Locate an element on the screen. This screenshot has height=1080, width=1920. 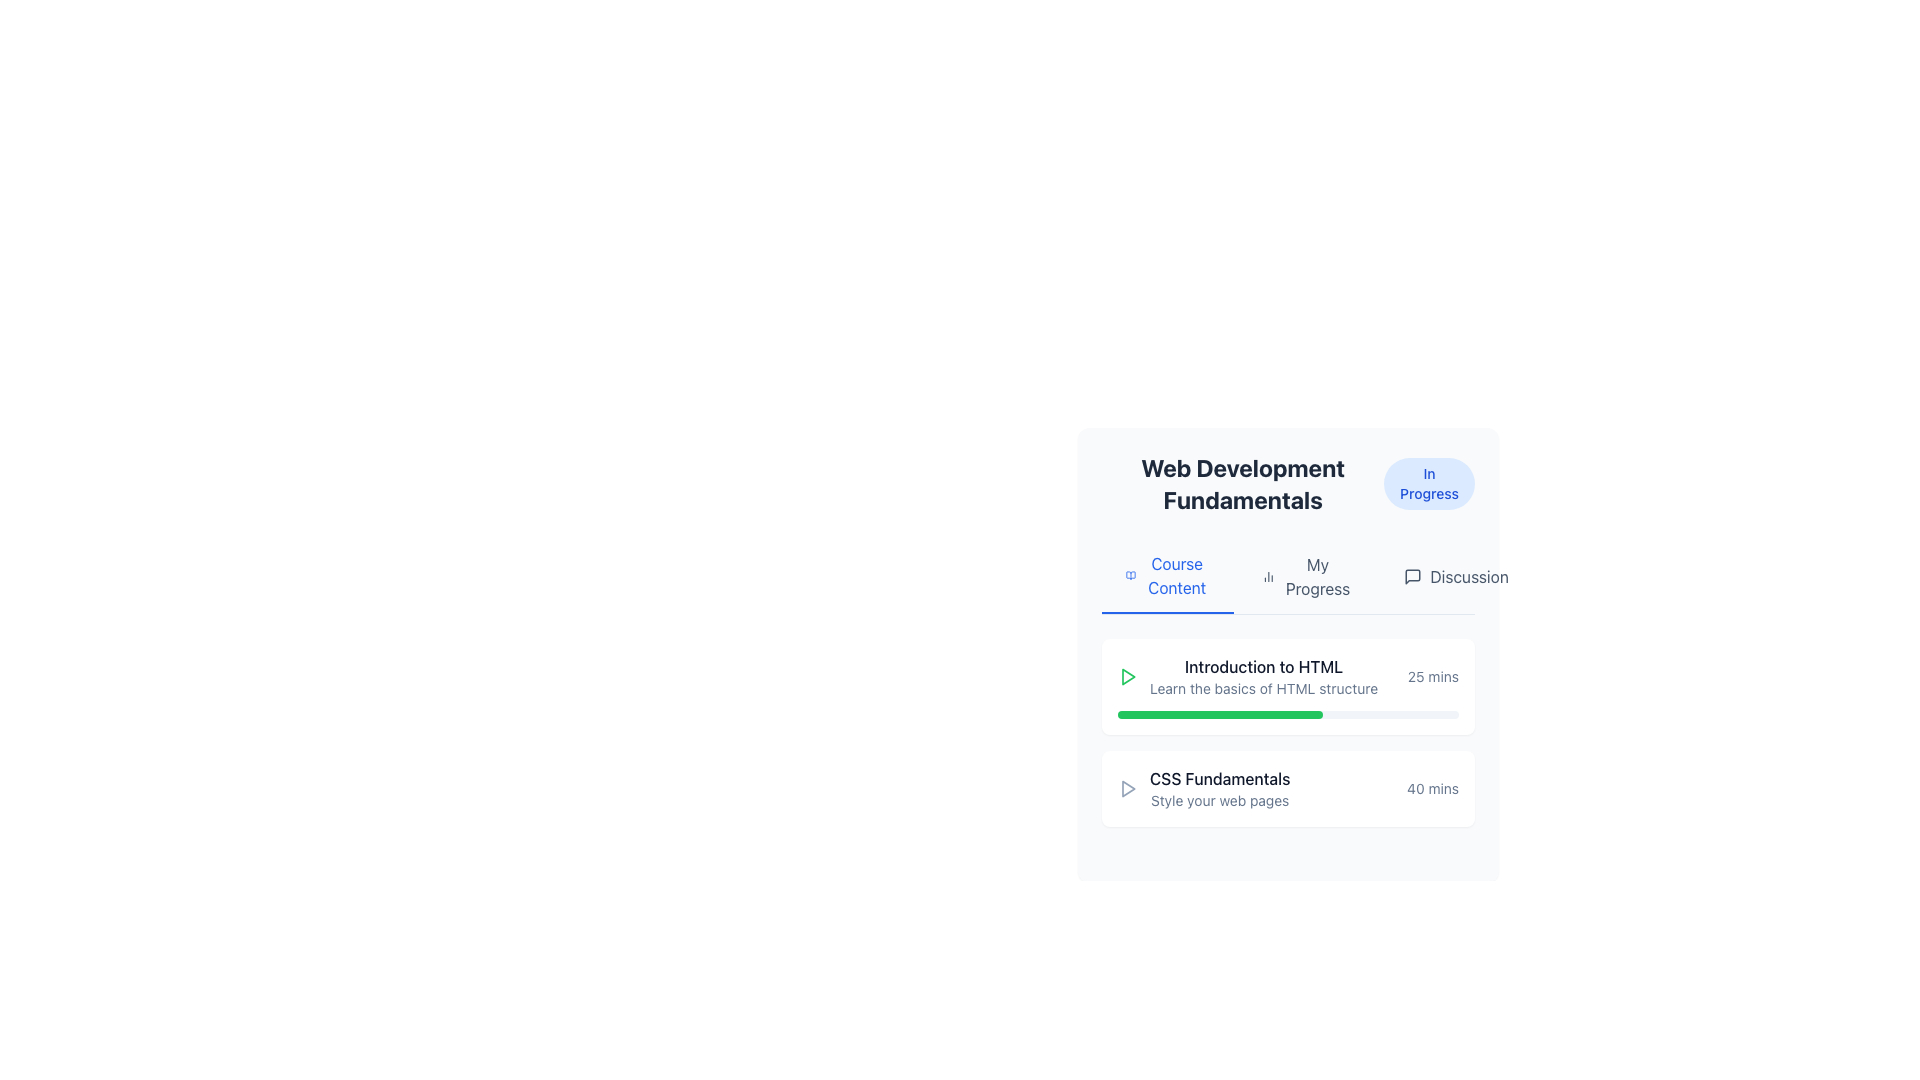
the 'Introduction to HTML' course module entry, which has a play icon is located at coordinates (1247, 676).